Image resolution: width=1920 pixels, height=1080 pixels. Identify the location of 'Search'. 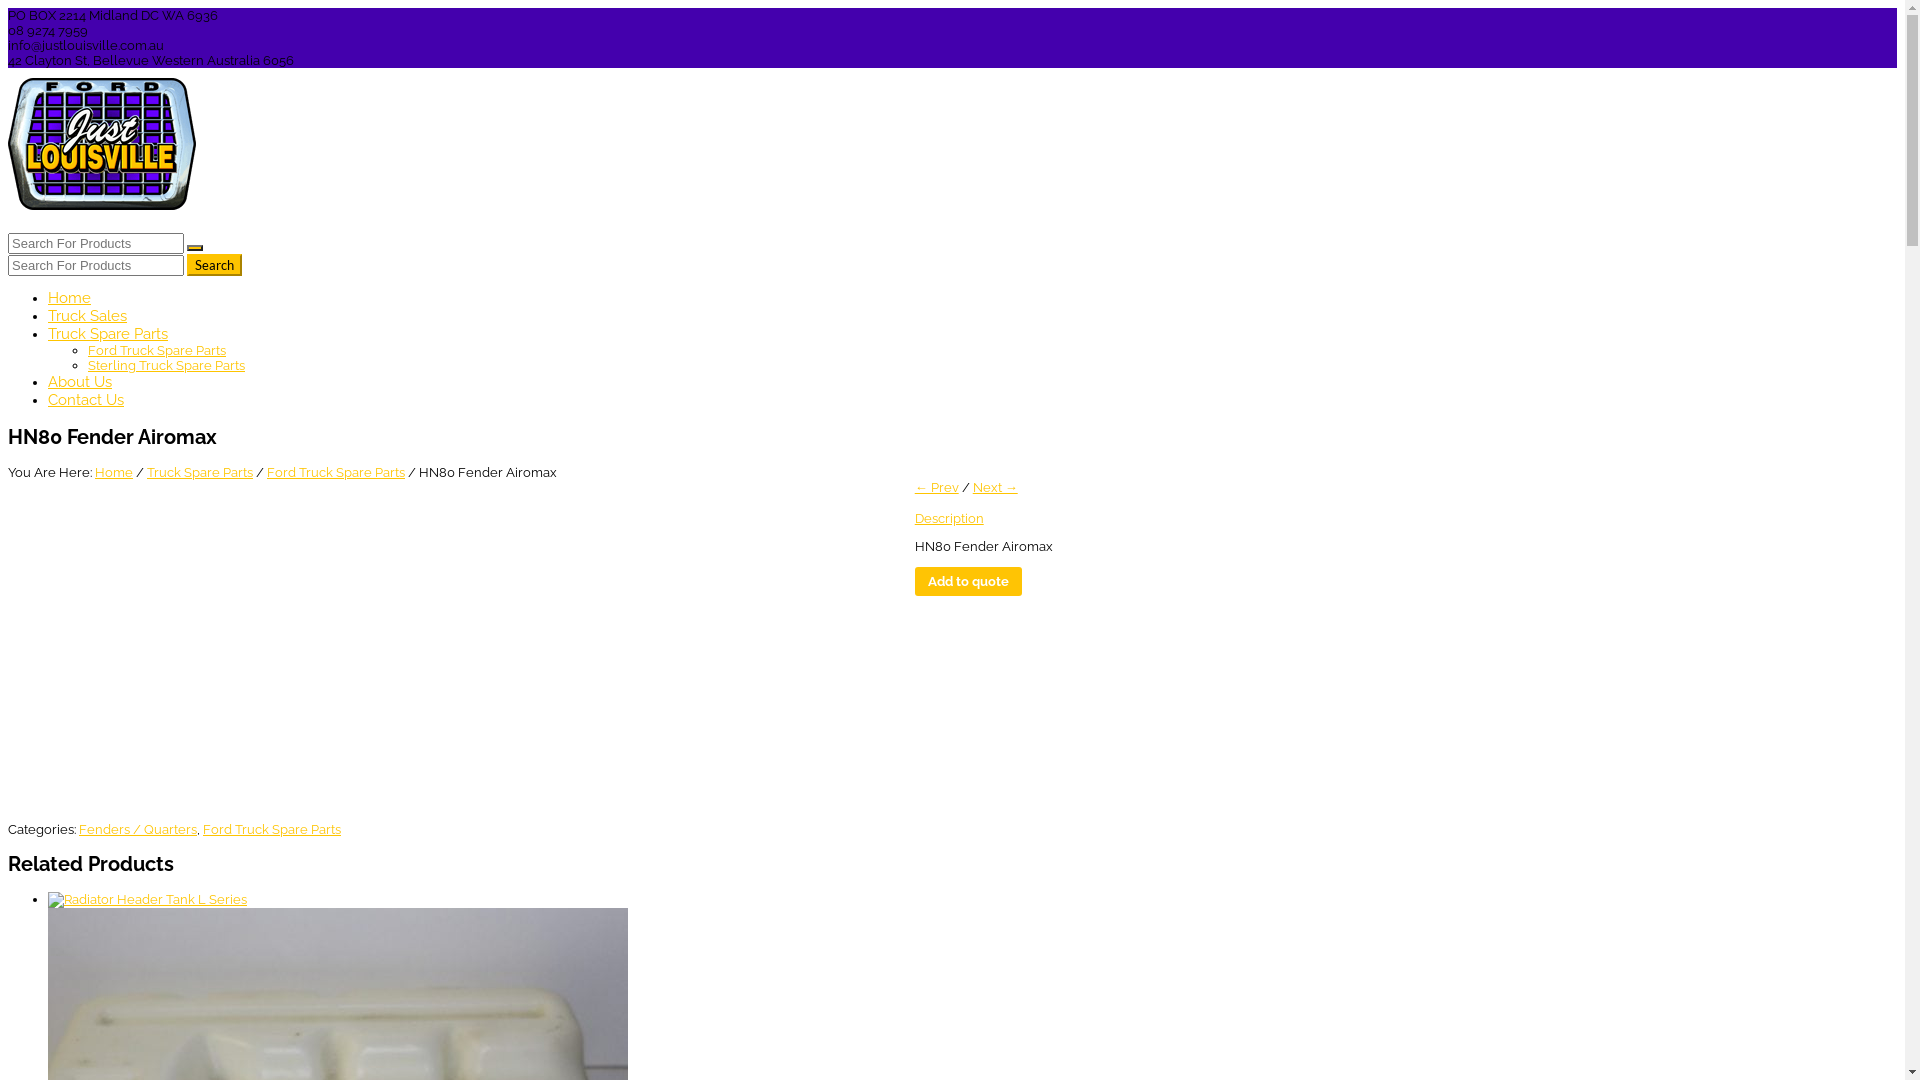
(214, 264).